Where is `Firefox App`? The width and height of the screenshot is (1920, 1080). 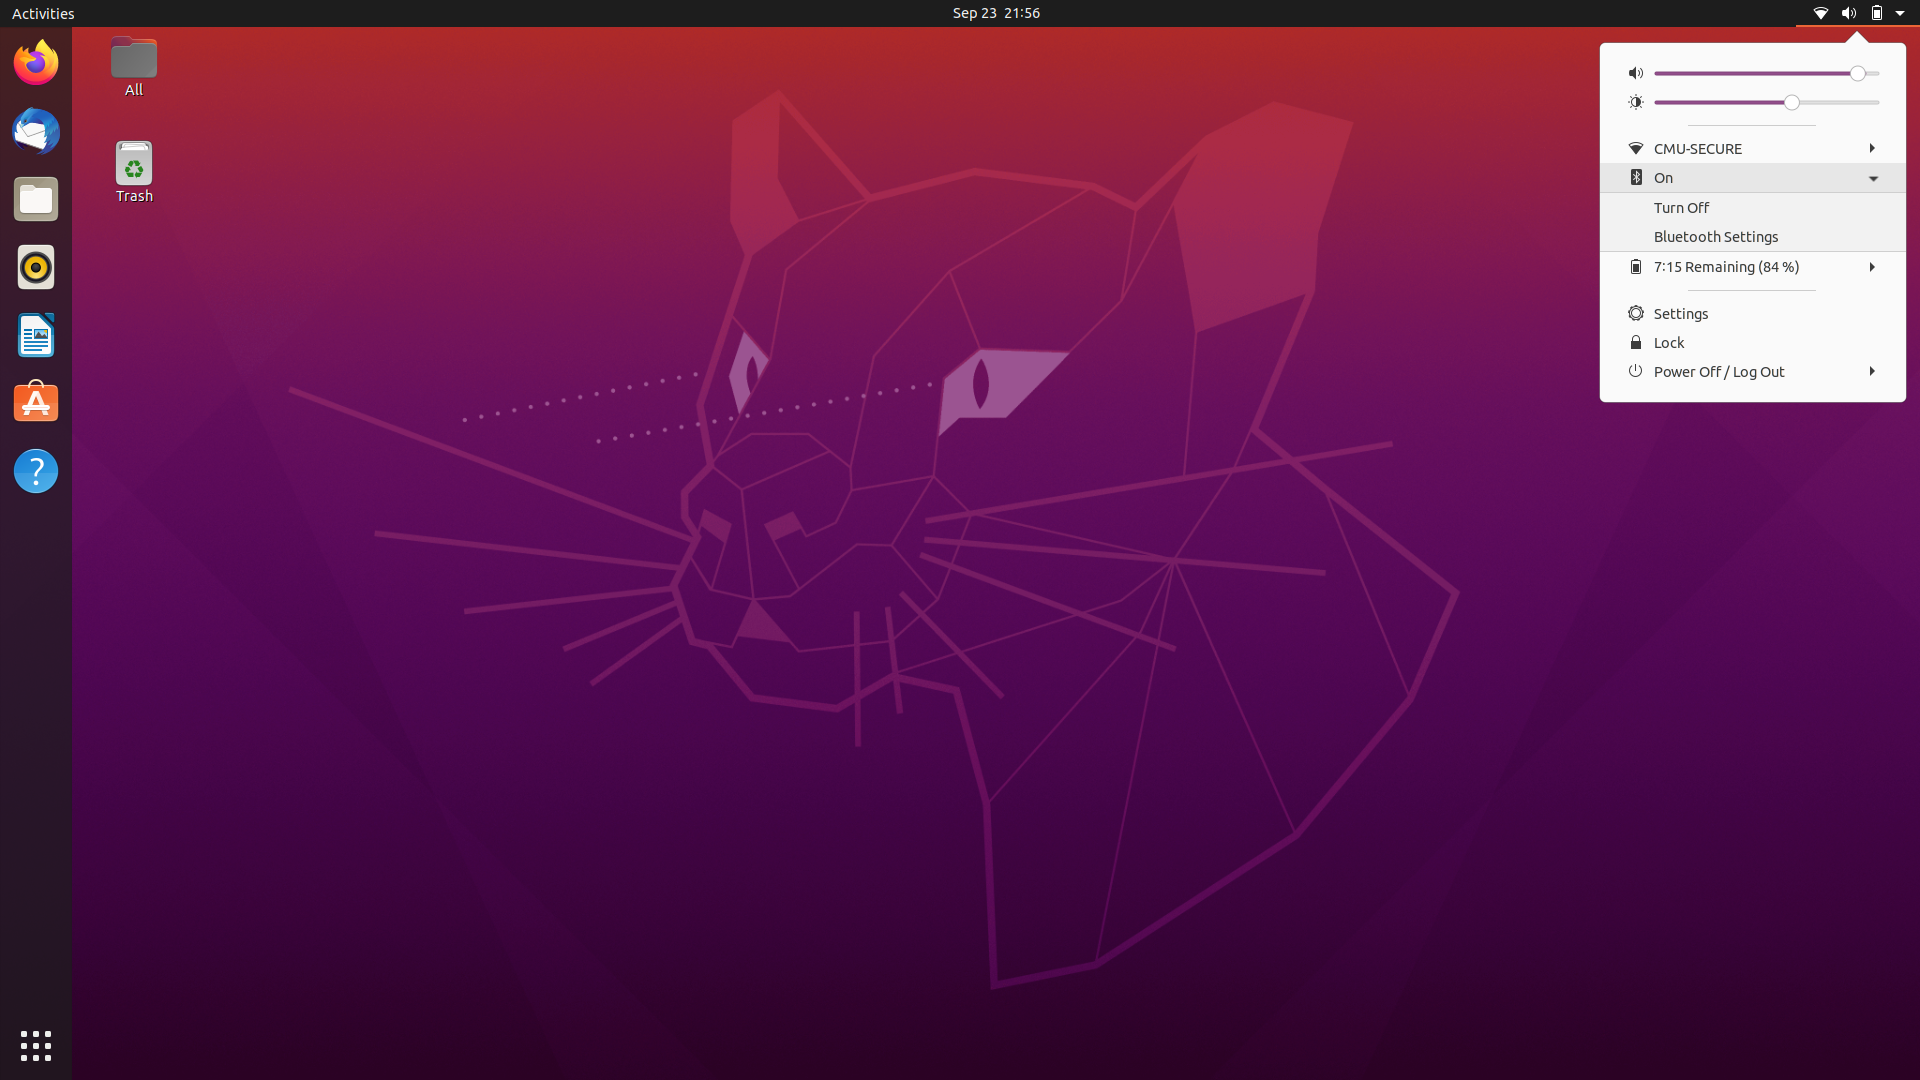
Firefox App is located at coordinates (34, 60).